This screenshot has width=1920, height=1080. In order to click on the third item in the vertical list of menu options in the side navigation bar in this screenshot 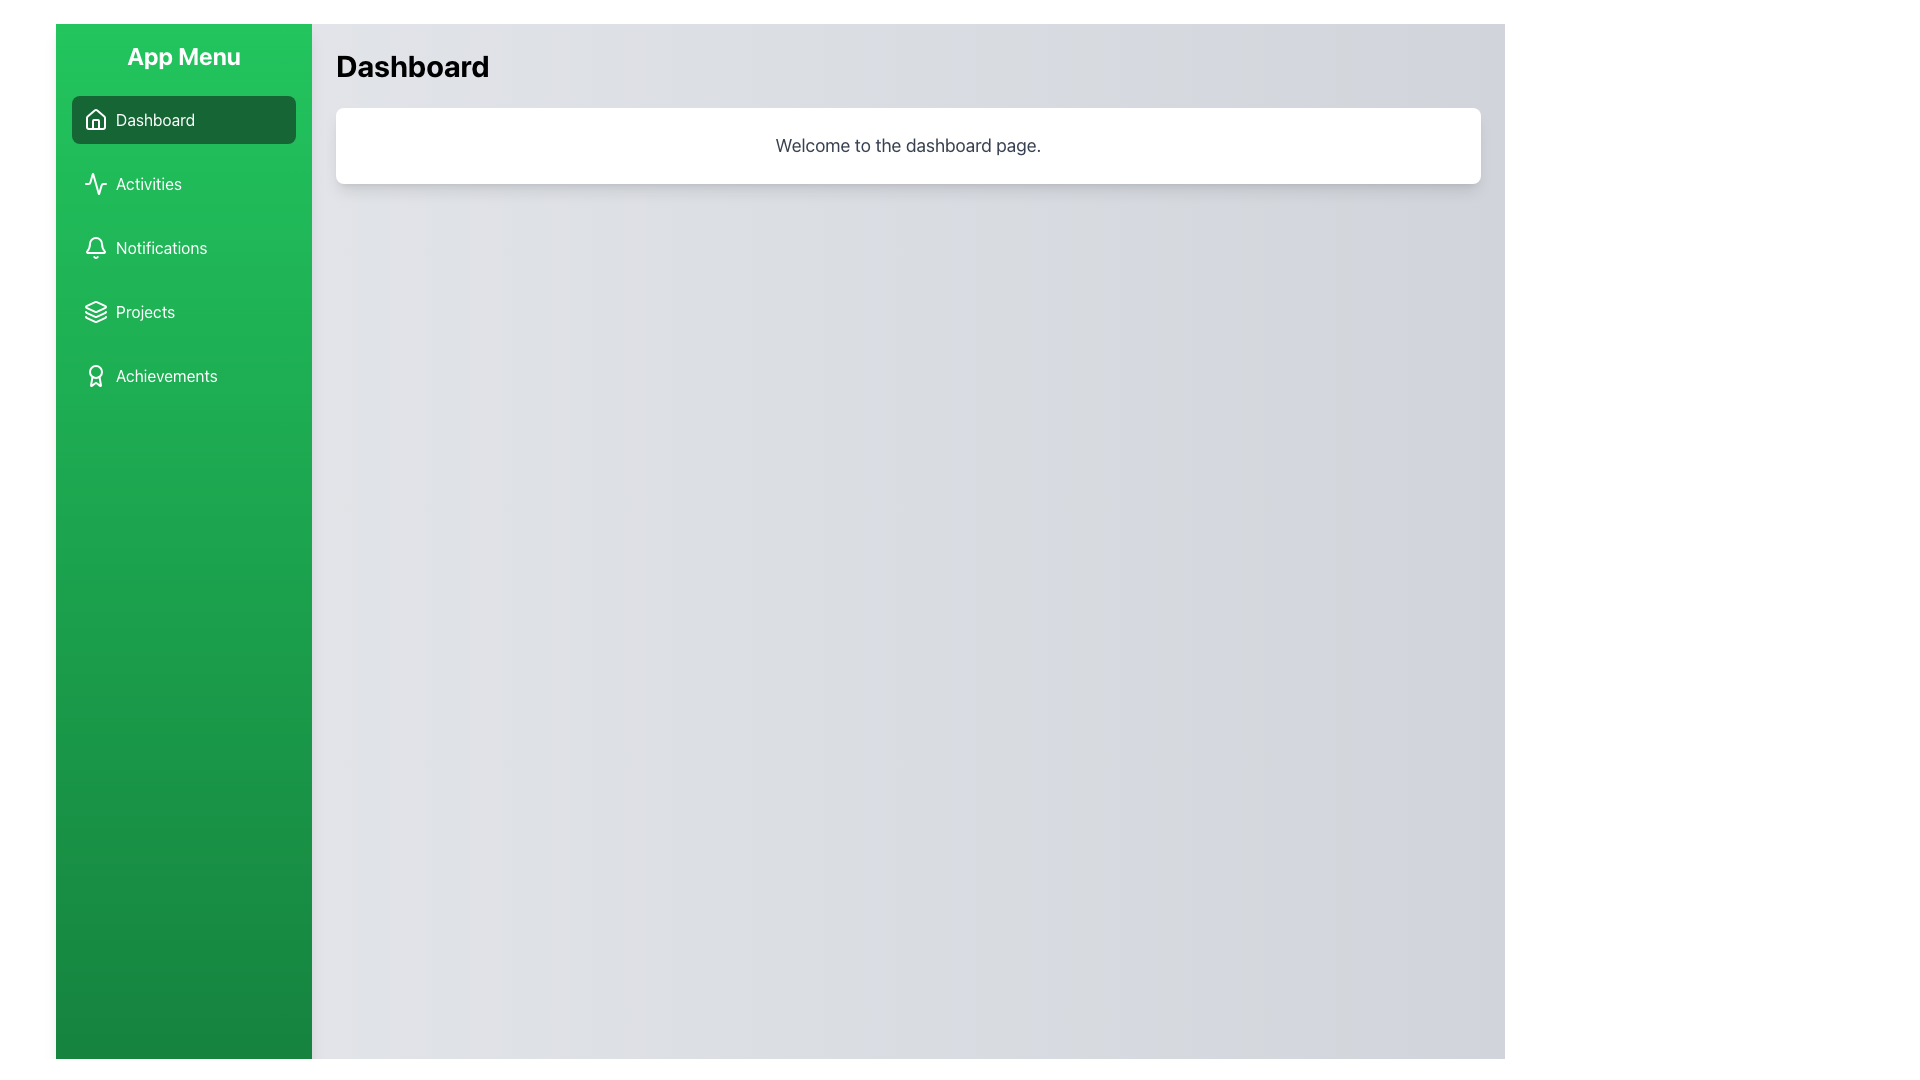, I will do `click(183, 246)`.